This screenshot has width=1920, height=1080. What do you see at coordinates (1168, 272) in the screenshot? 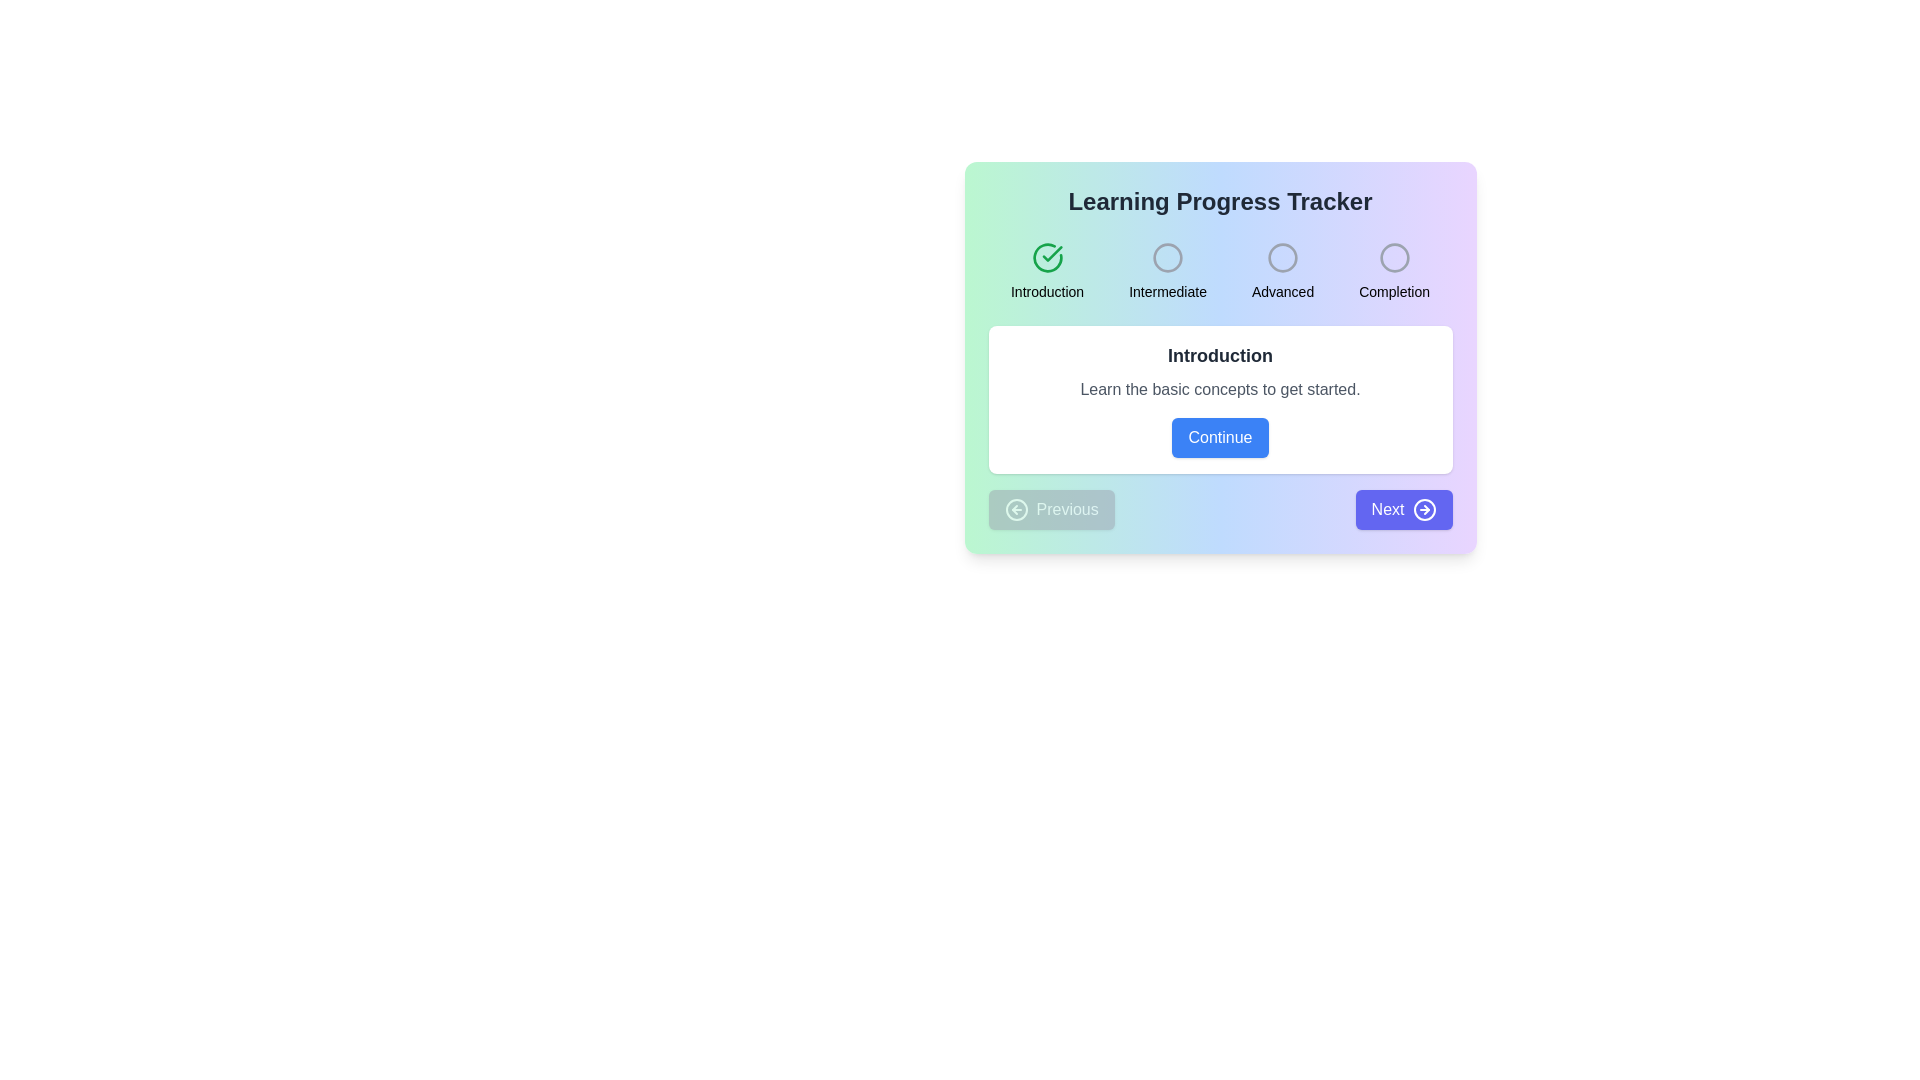
I see `the 'Intermediate' step indicator label with associated icon in the Learning Progress Tracker section, which is the second element in a series of four step indicators` at bounding box center [1168, 272].